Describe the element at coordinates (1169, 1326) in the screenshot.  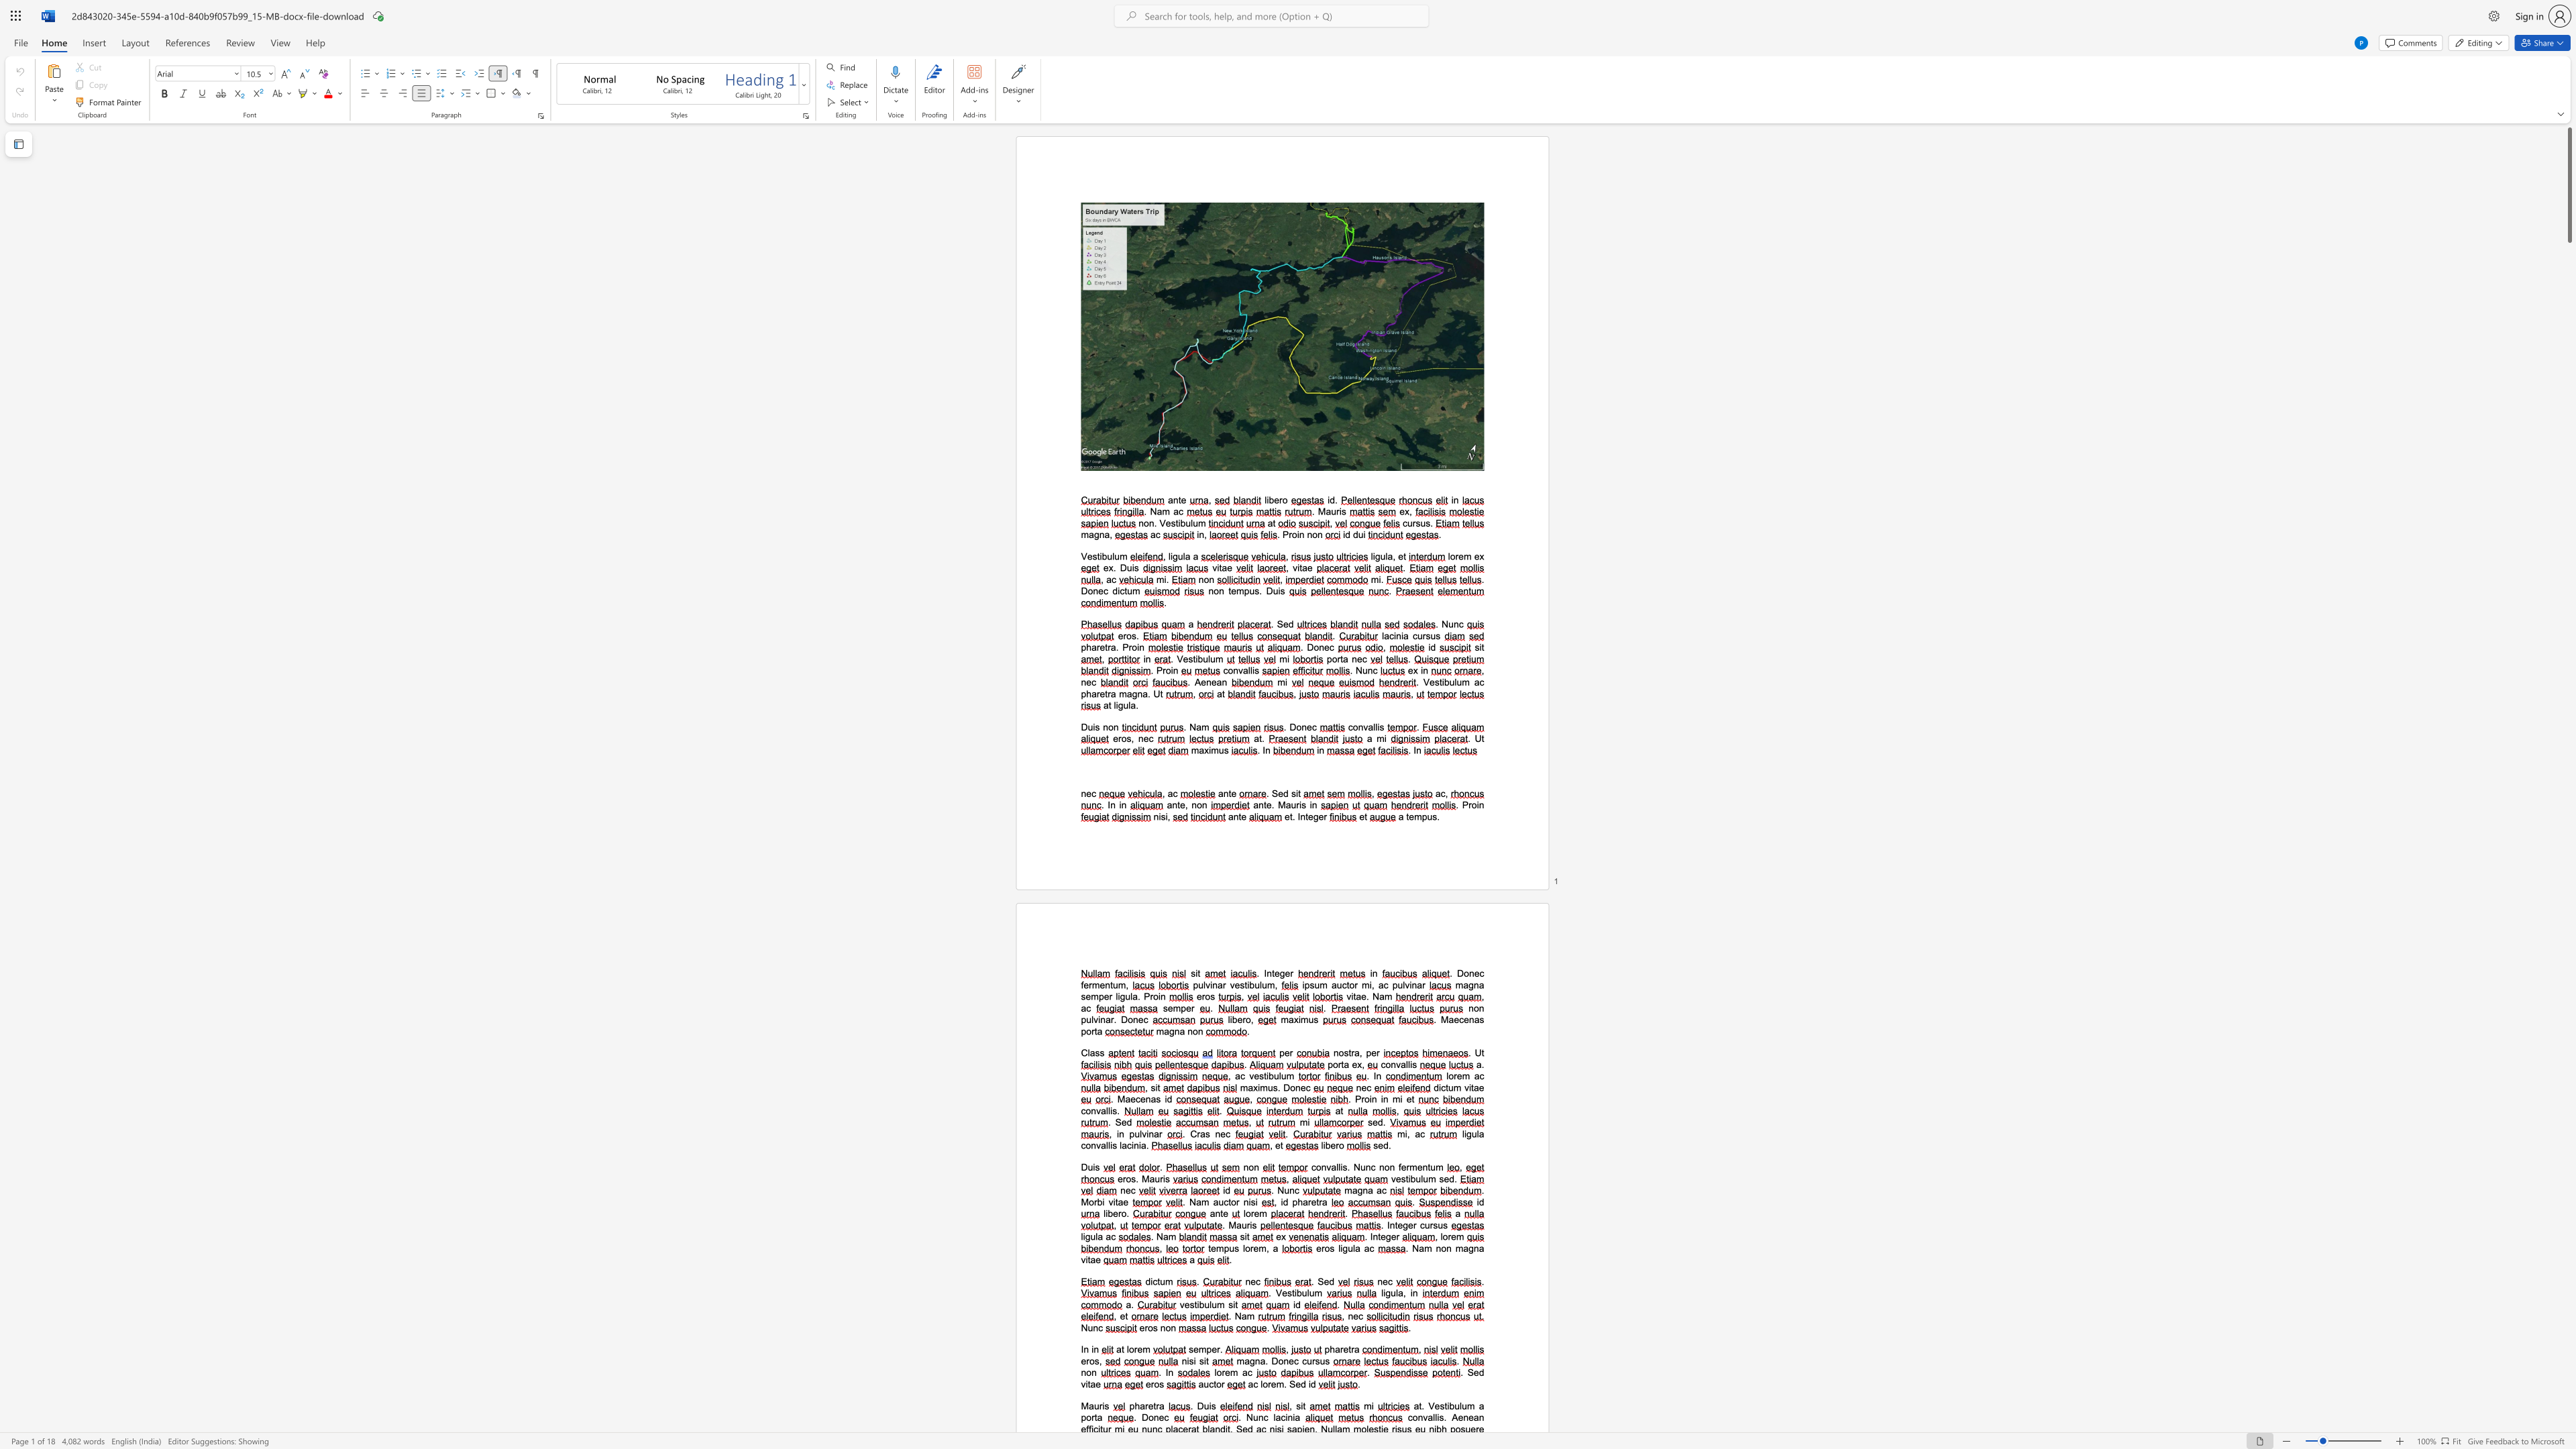
I see `the space between the continuous character "o" and "n" in the text` at that location.